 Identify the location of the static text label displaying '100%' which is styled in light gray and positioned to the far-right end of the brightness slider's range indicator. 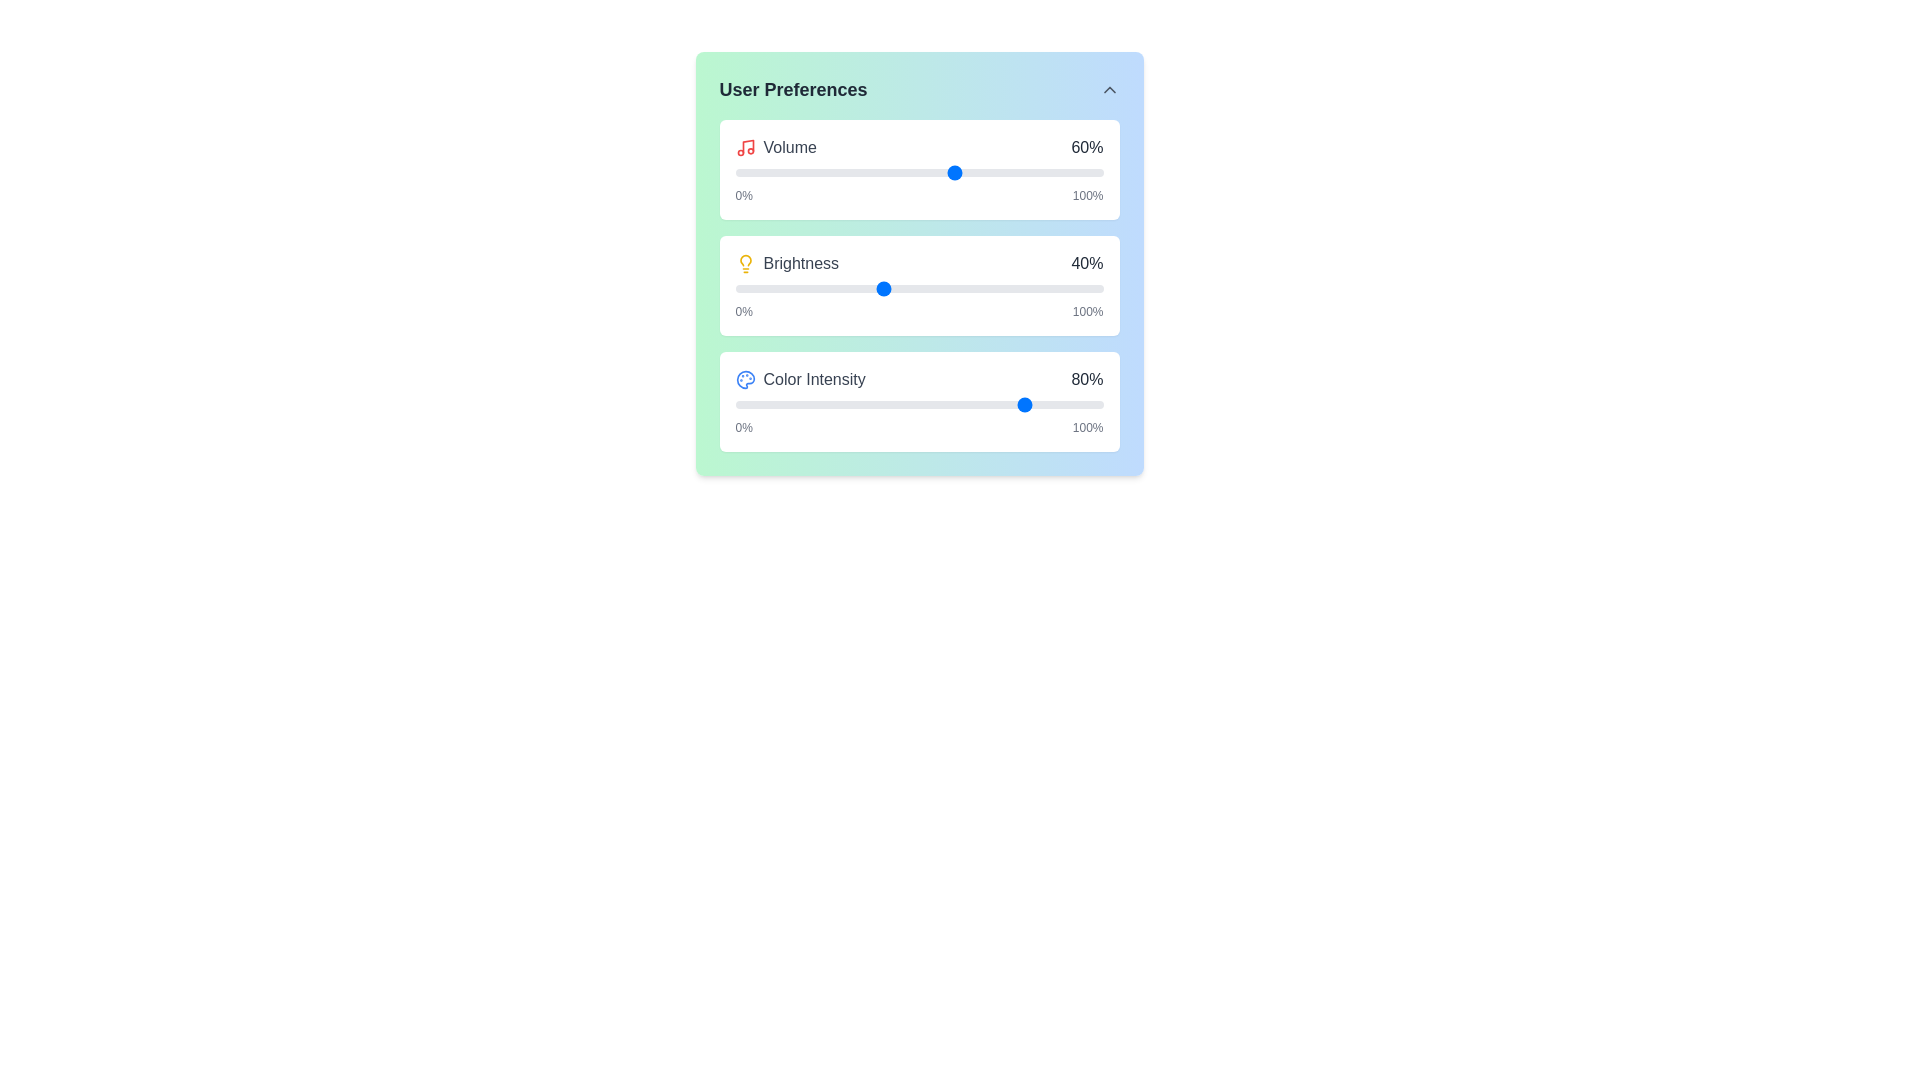
(1087, 312).